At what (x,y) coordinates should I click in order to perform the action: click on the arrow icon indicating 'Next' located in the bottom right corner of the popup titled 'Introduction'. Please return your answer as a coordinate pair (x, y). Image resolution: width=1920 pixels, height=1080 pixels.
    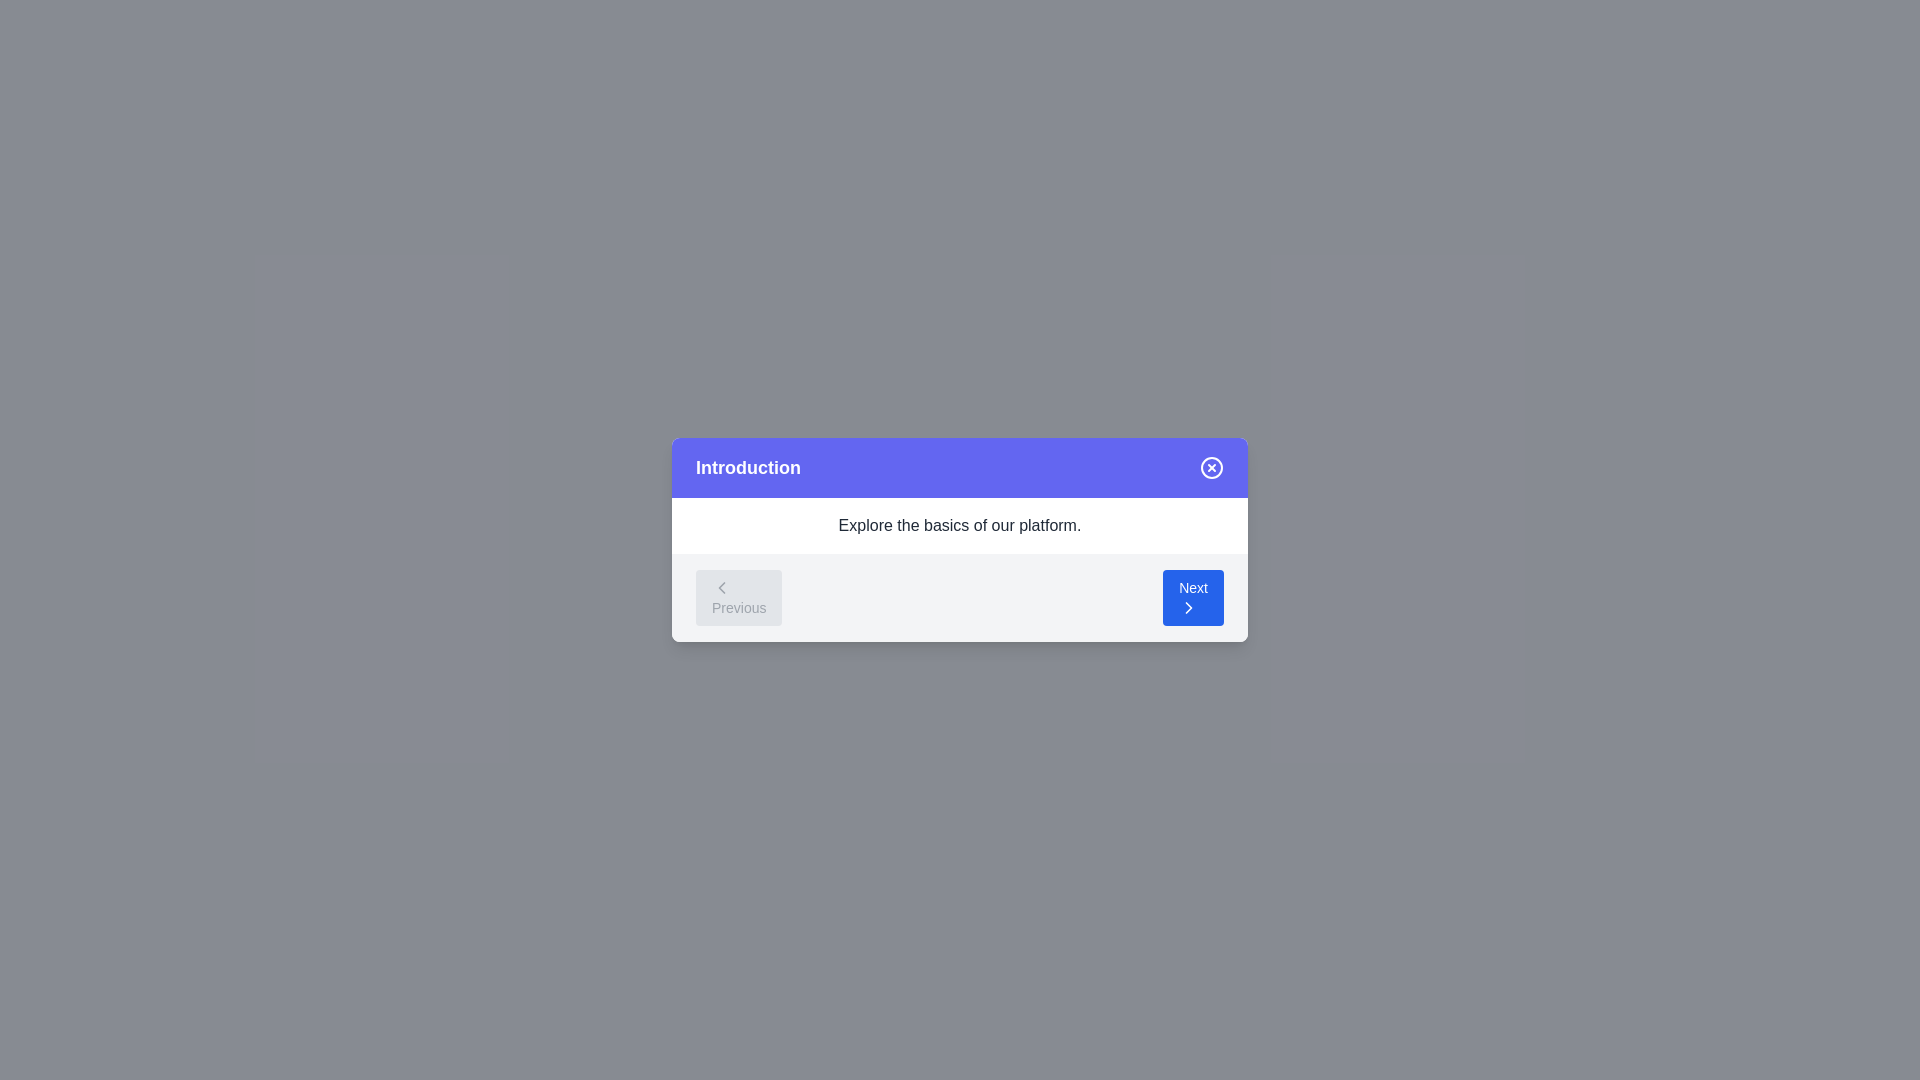
    Looking at the image, I should click on (1189, 607).